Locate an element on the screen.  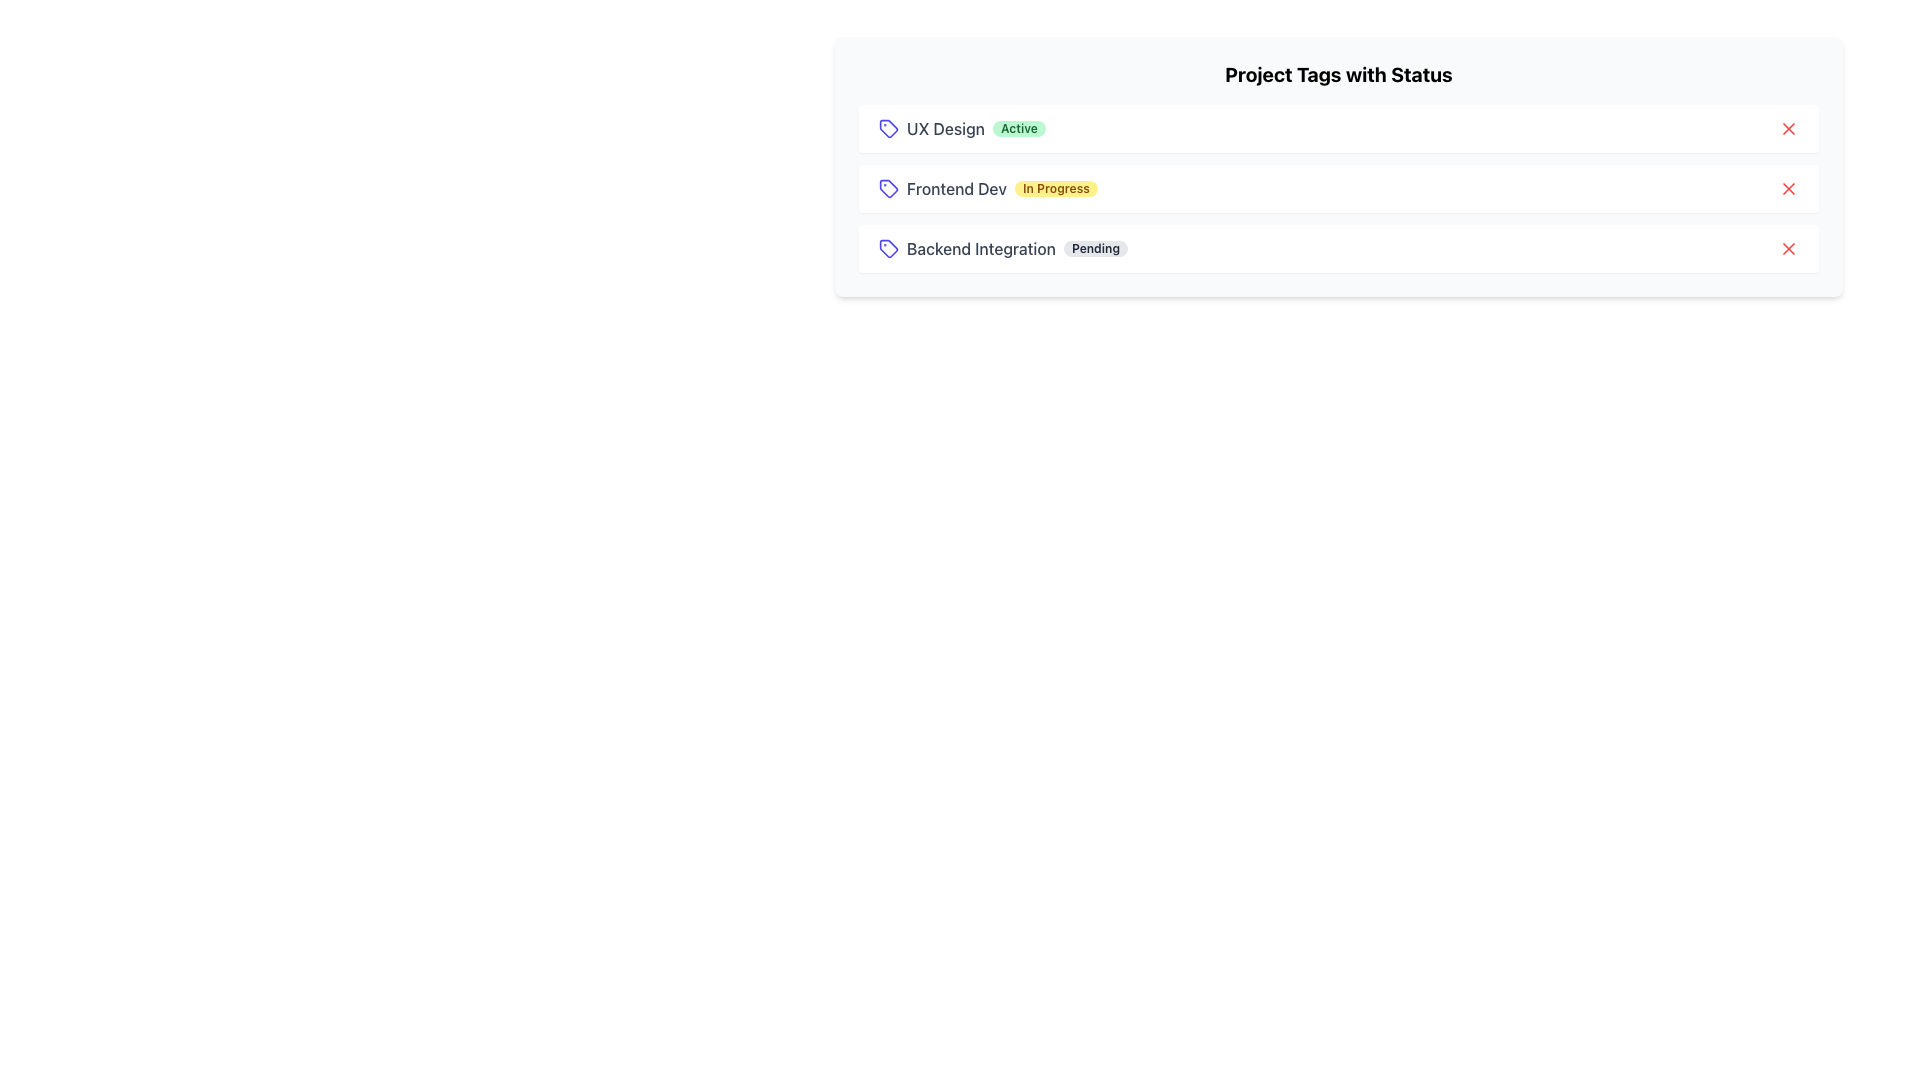
status text from the Status label indicating 'Pending' for the 'Backend Integration' task, located to the immediate right of the 'Backend Integration' text in the bottom row of the project tags is located at coordinates (1094, 248).